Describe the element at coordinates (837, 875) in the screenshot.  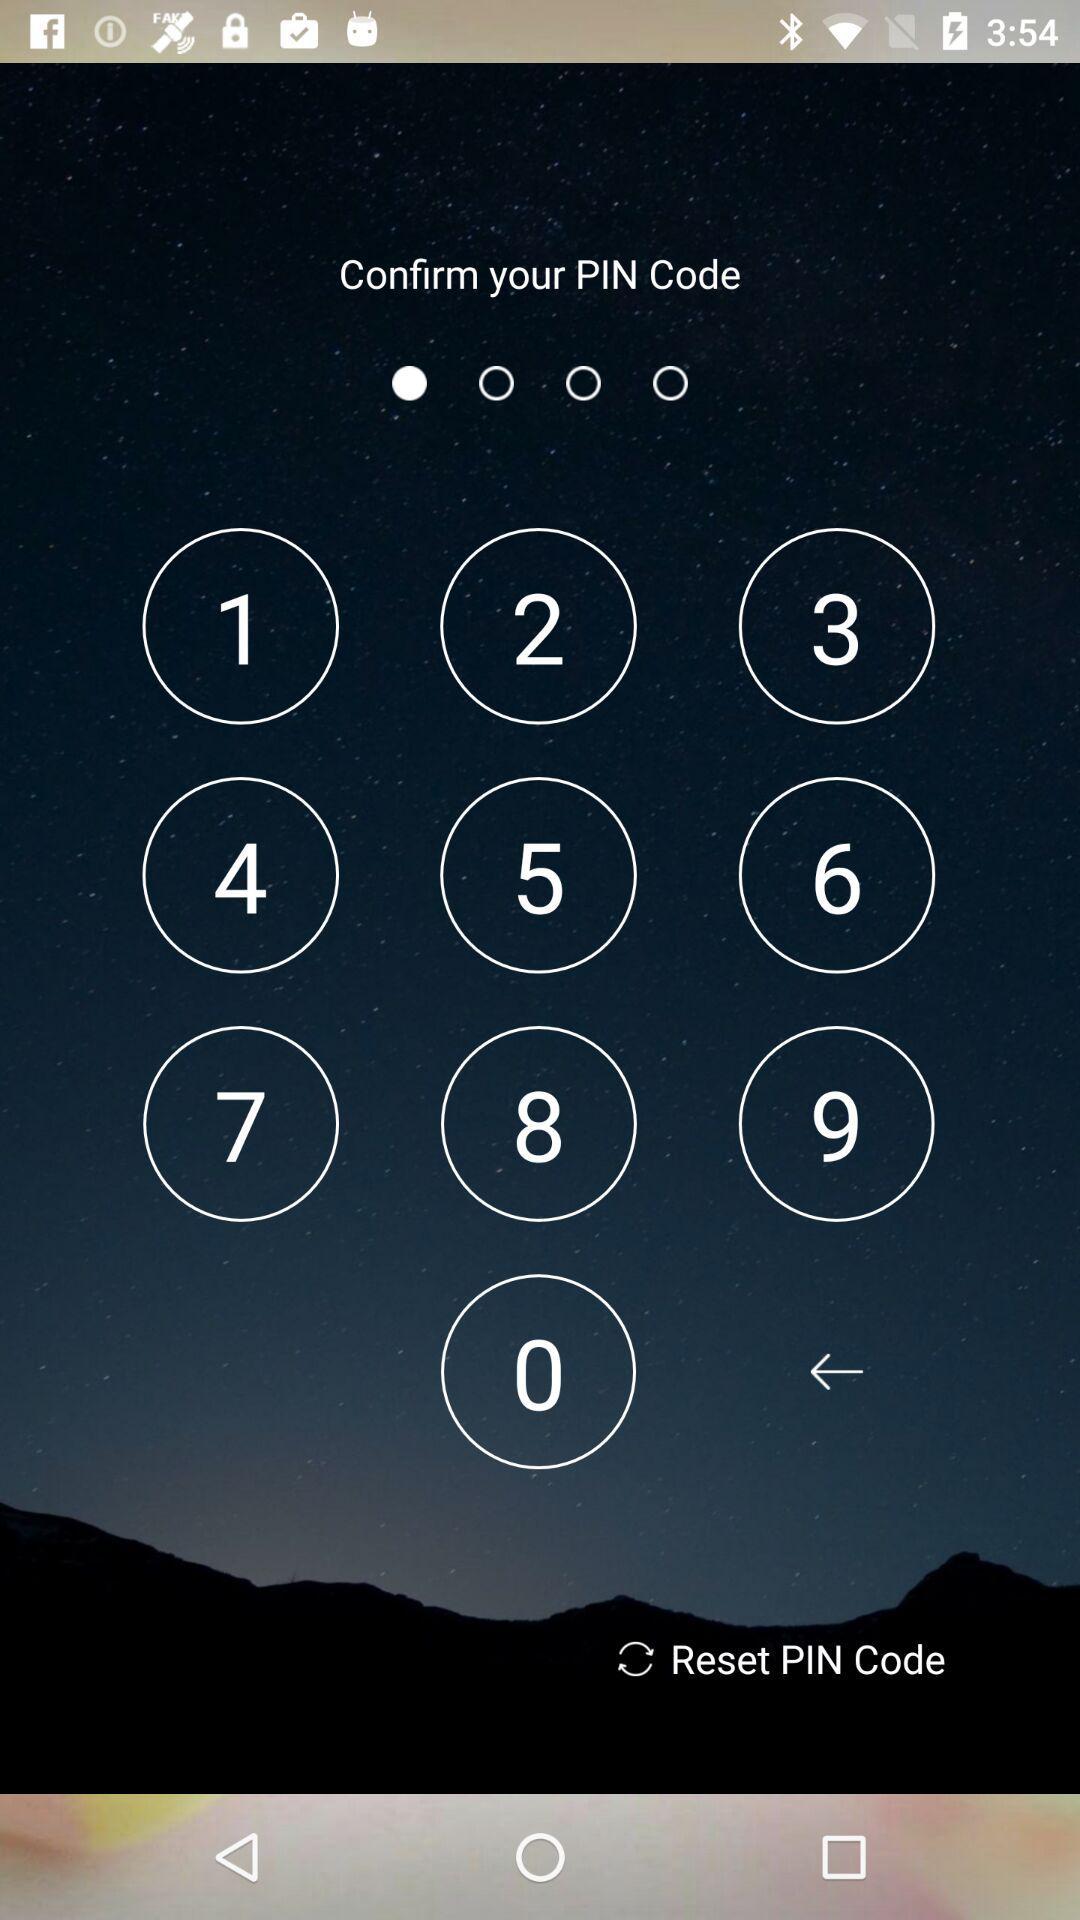
I see `the item below the 3` at that location.